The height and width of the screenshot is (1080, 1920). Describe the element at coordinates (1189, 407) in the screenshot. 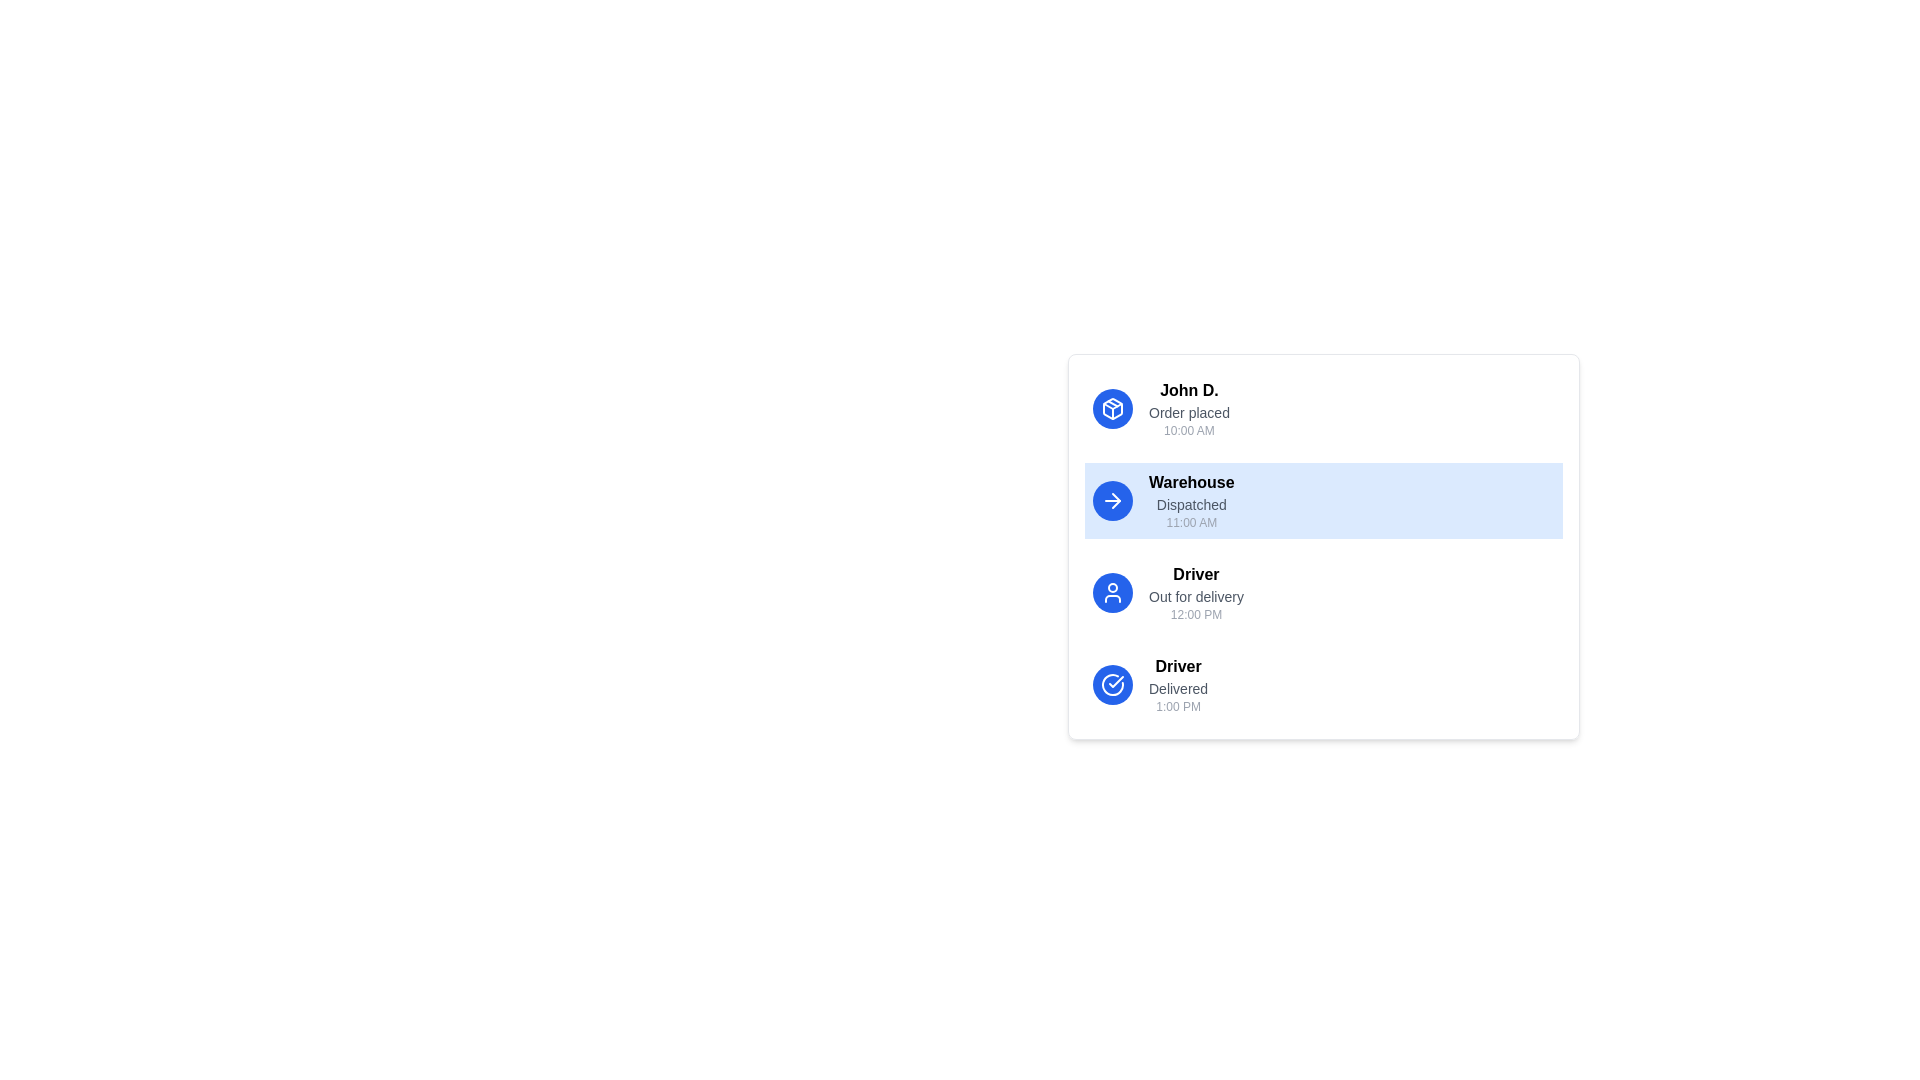

I see `text block containing the title 'John D.', the subtext 'Order placed', and the timestamp '10:00 AM', which is the first entry in a vertical list of similar entries` at that location.